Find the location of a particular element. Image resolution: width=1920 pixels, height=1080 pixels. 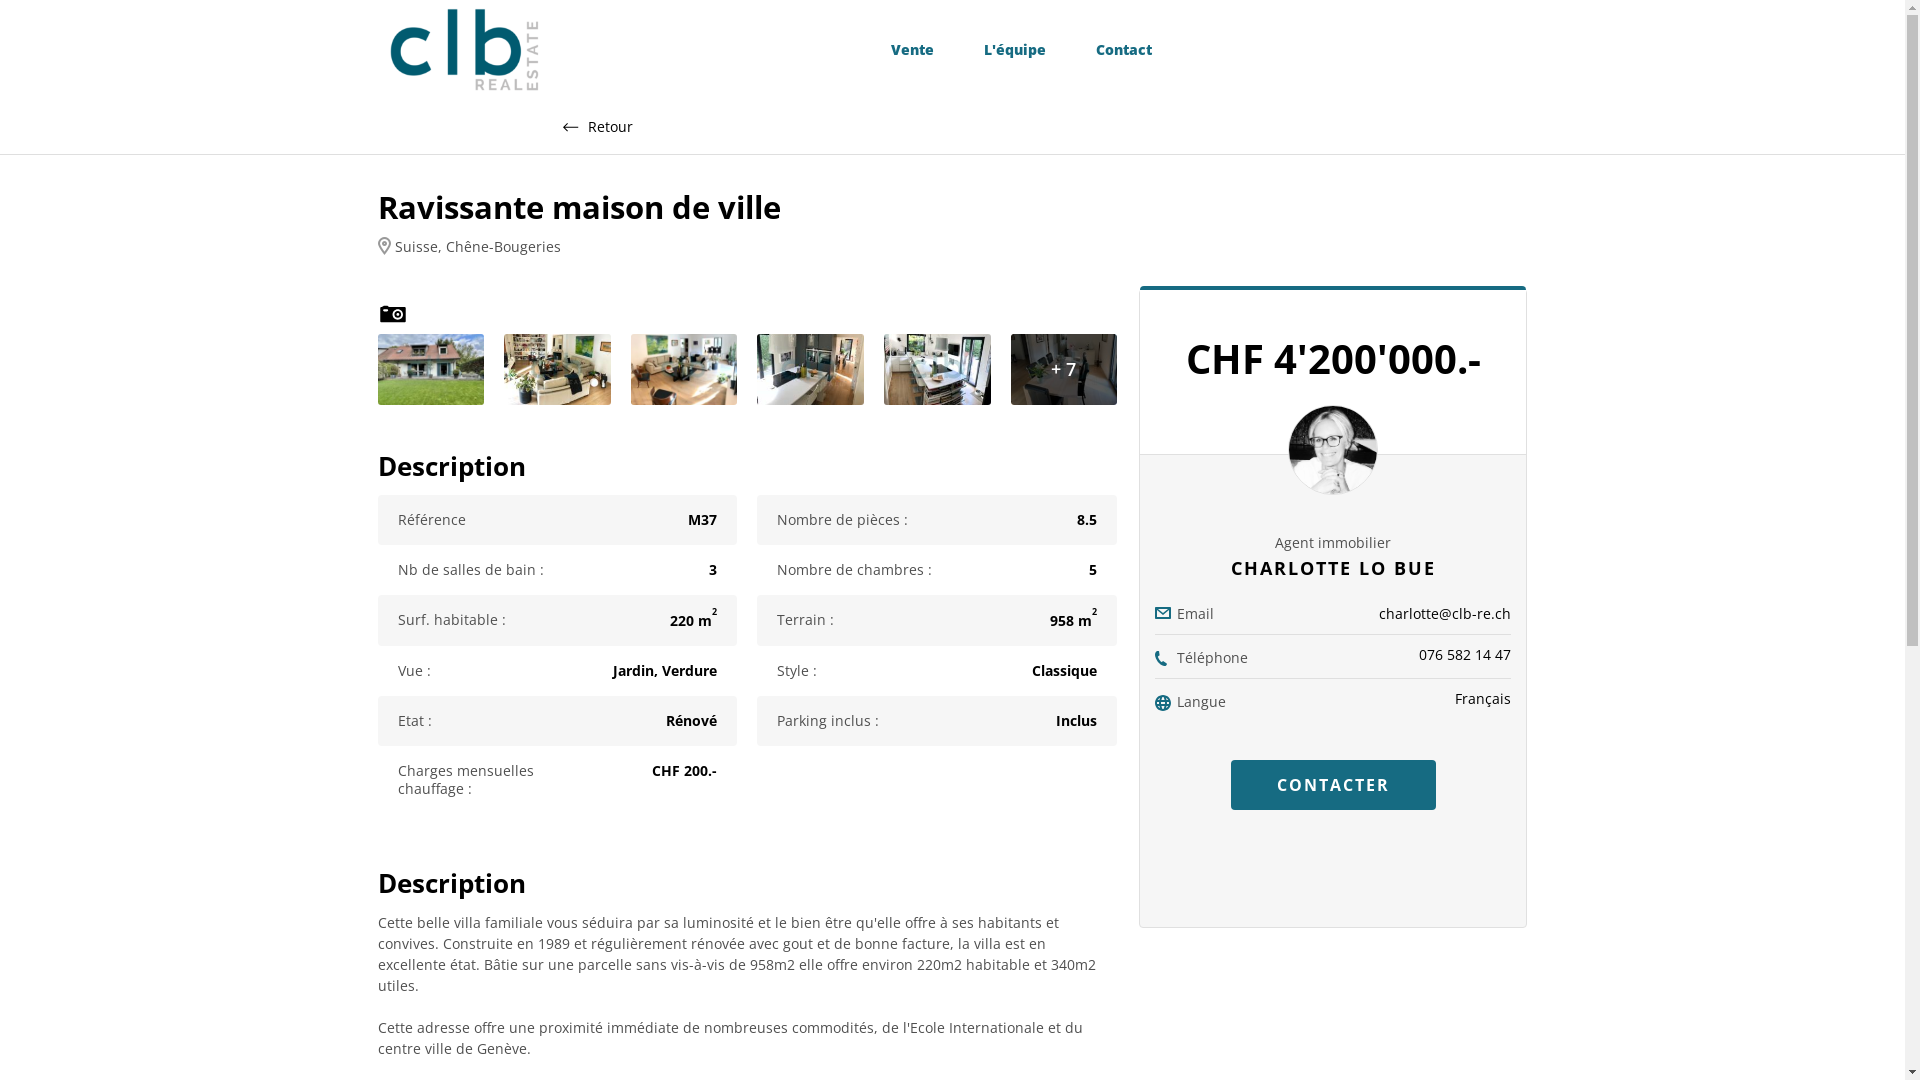

'Retour' is located at coordinates (595, 127).